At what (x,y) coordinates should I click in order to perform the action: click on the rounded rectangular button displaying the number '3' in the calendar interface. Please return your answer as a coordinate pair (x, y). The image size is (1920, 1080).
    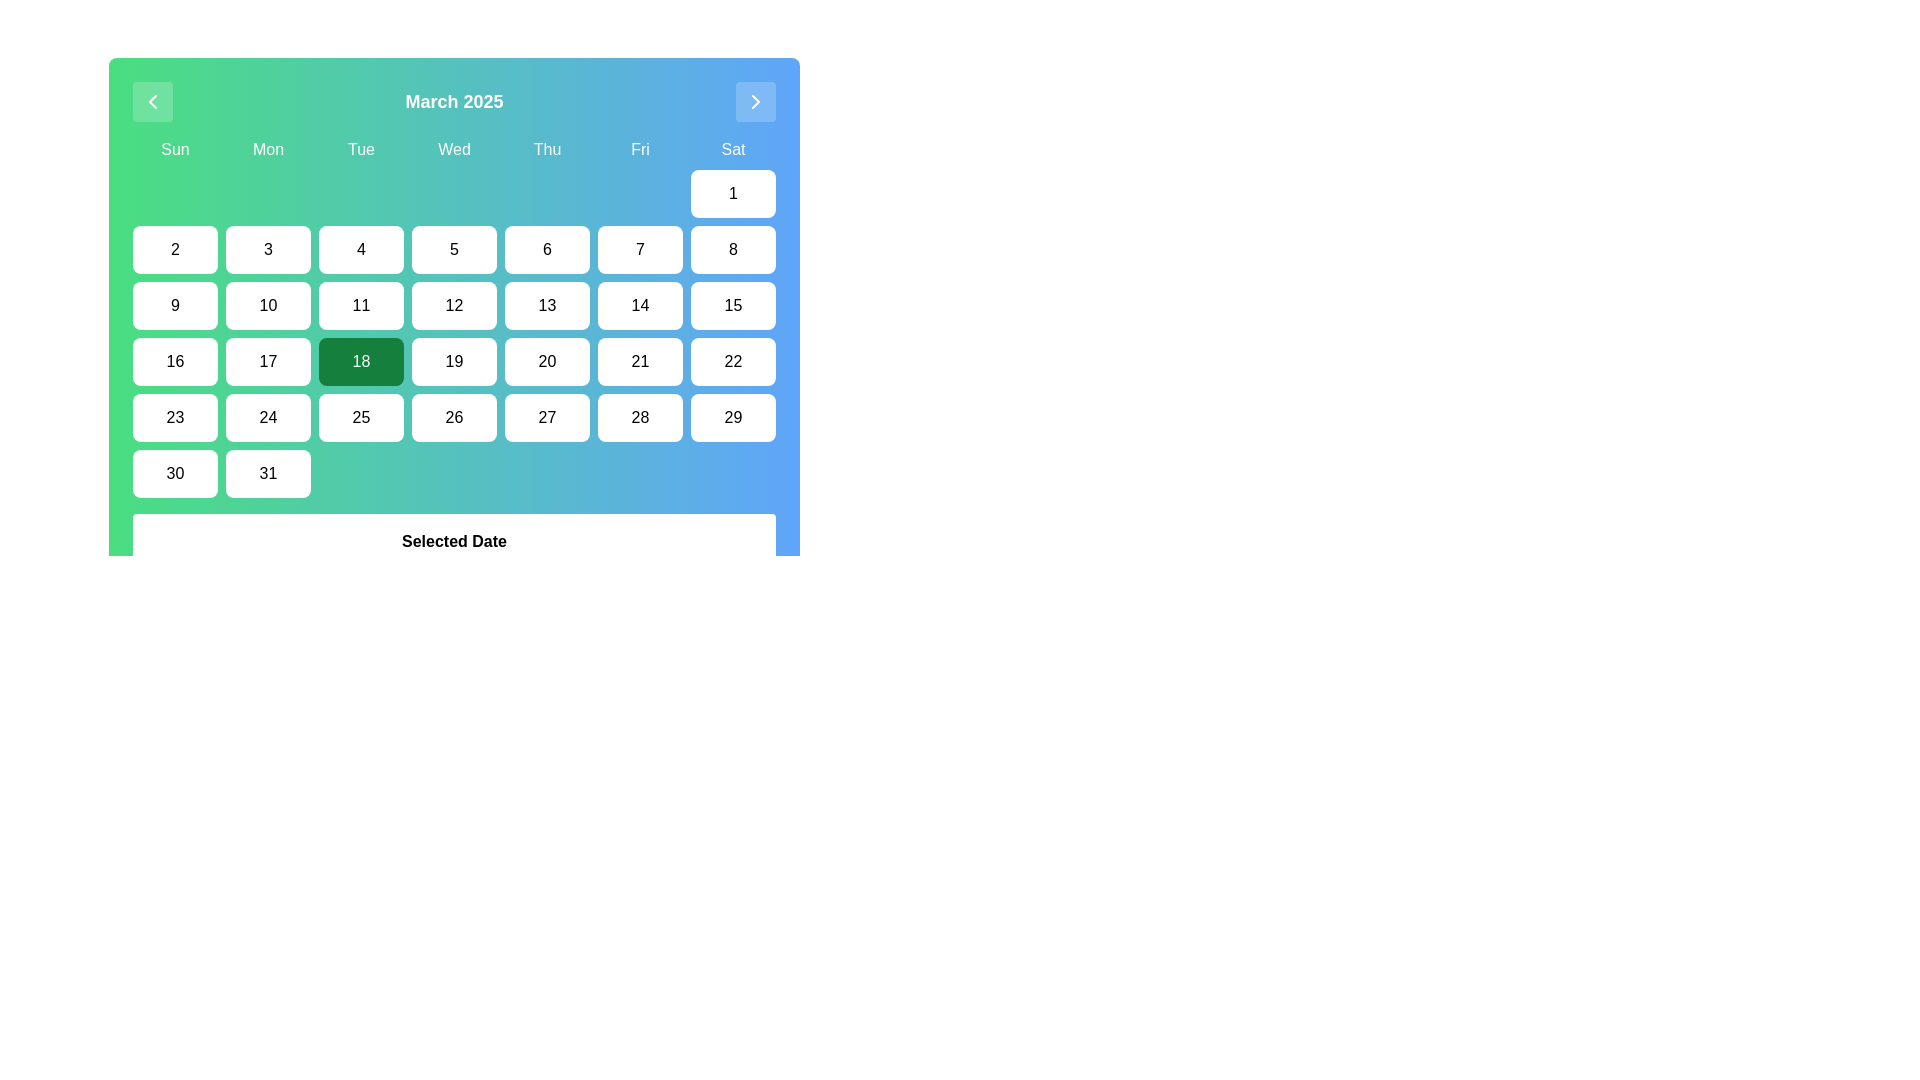
    Looking at the image, I should click on (267, 249).